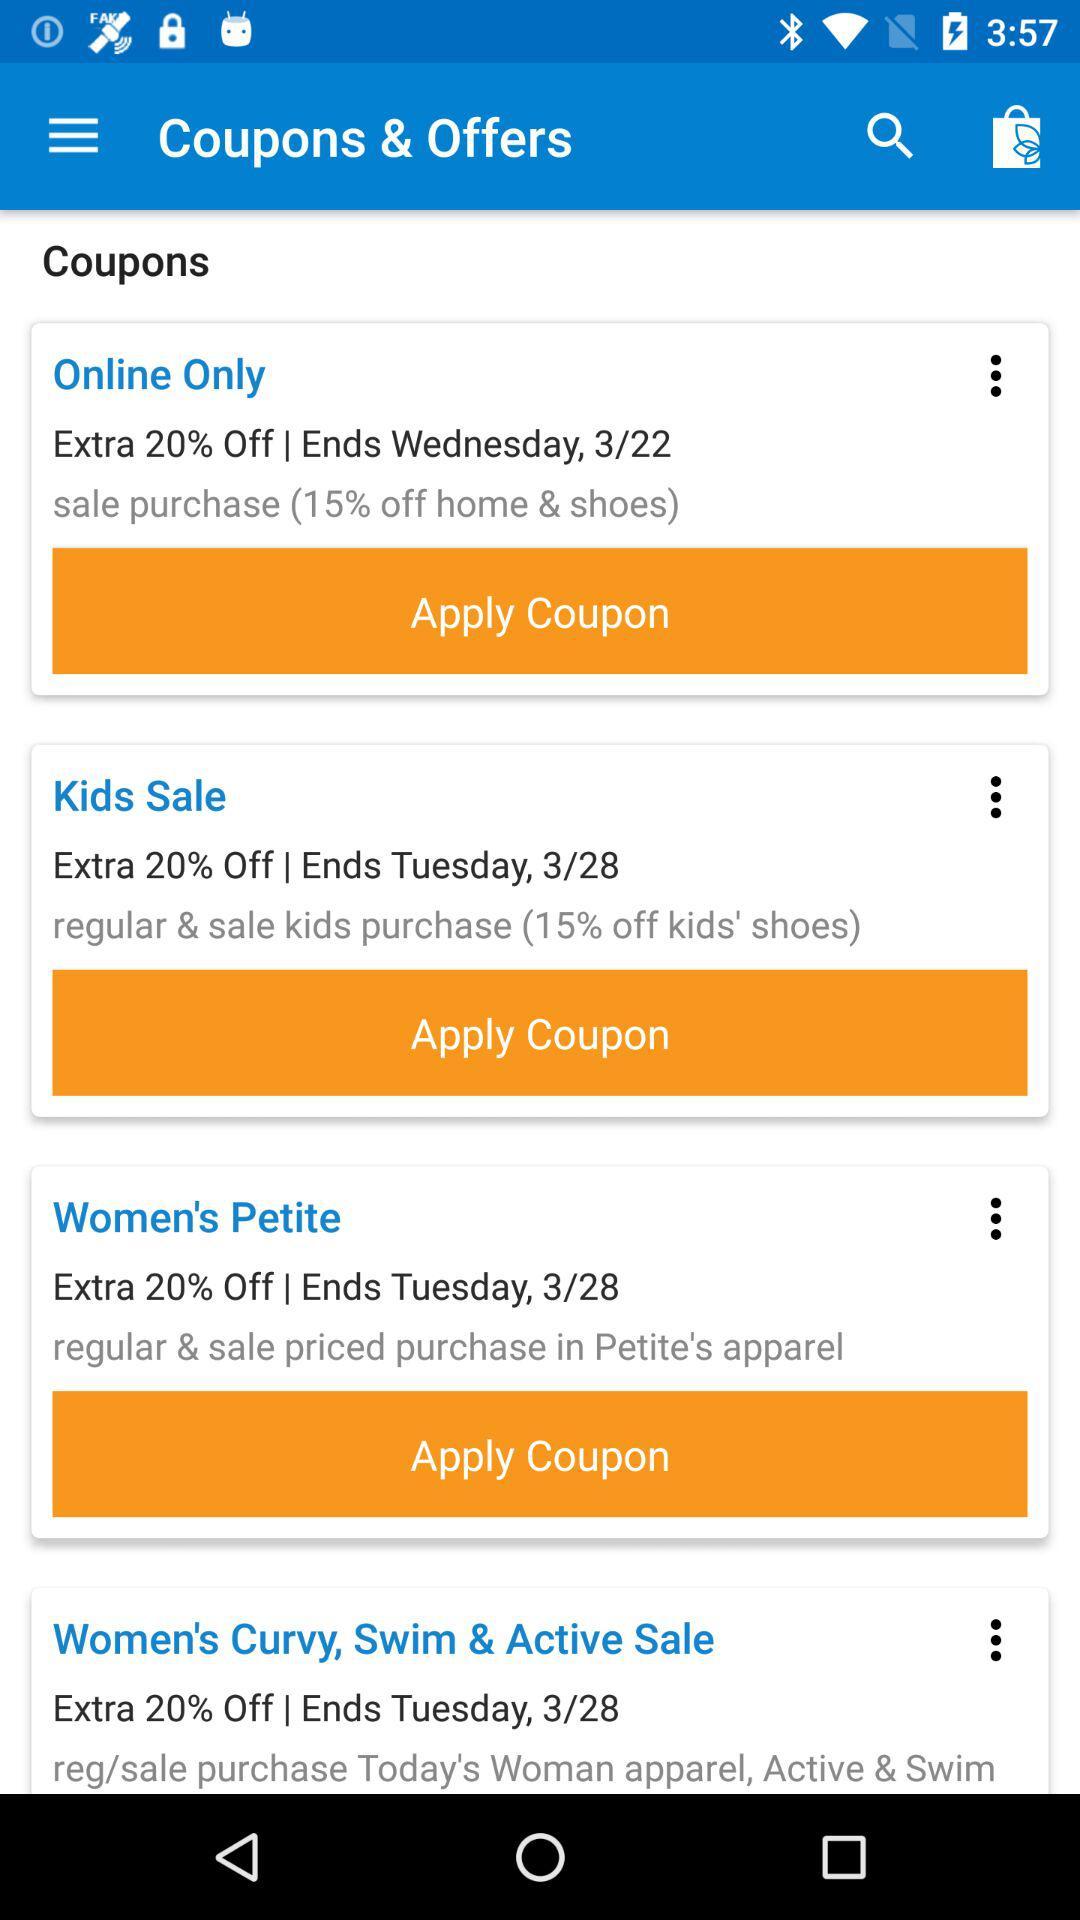 Image resolution: width=1080 pixels, height=1920 pixels. I want to click on icon above the coupons icon, so click(1017, 135).